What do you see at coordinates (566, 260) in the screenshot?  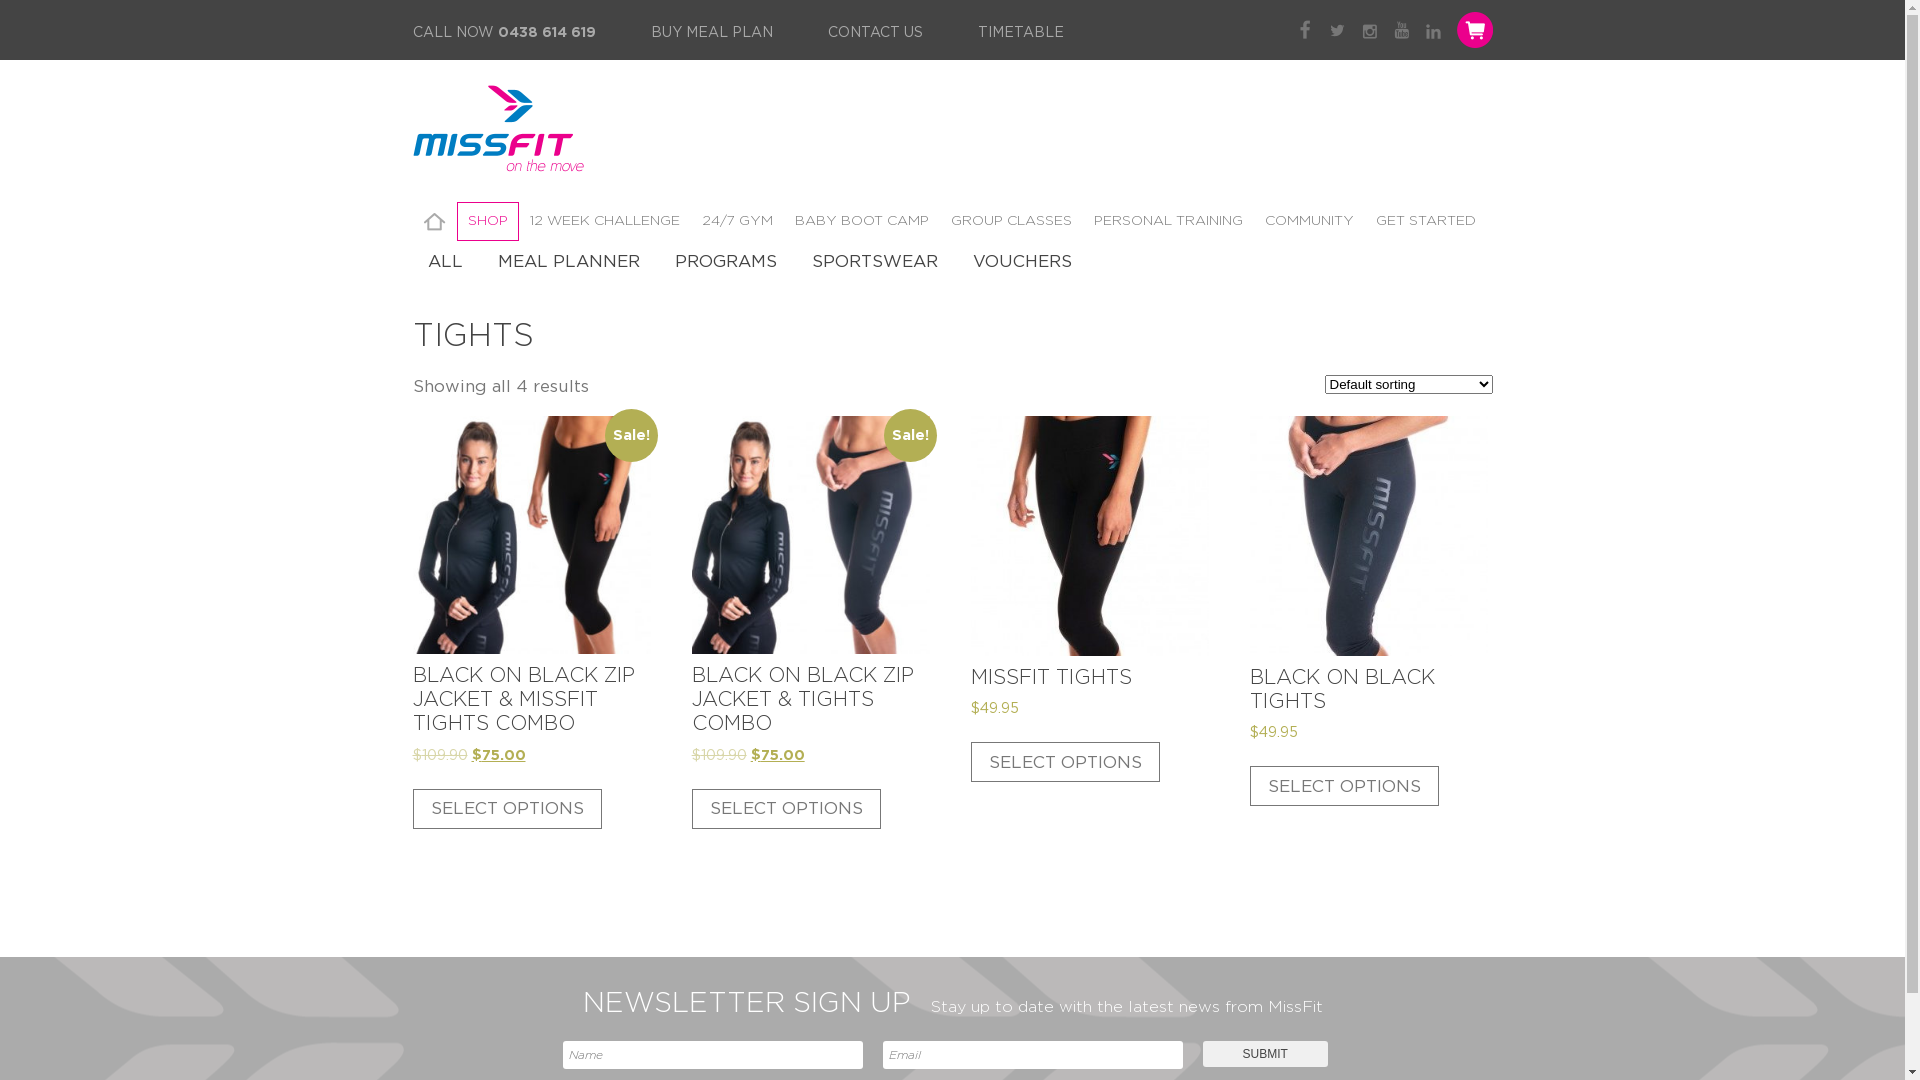 I see `'MEAL PLANNER'` at bounding box center [566, 260].